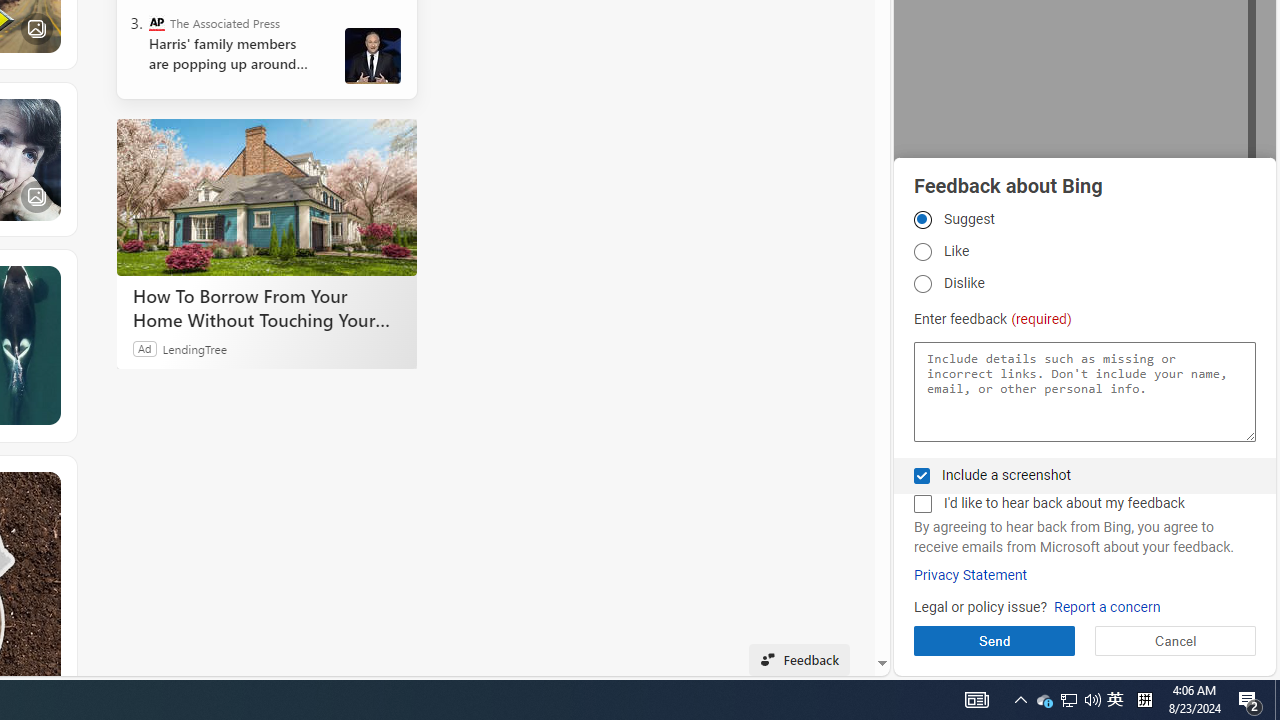 This screenshot has height=720, width=1280. I want to click on 'Like Like', so click(921, 250).